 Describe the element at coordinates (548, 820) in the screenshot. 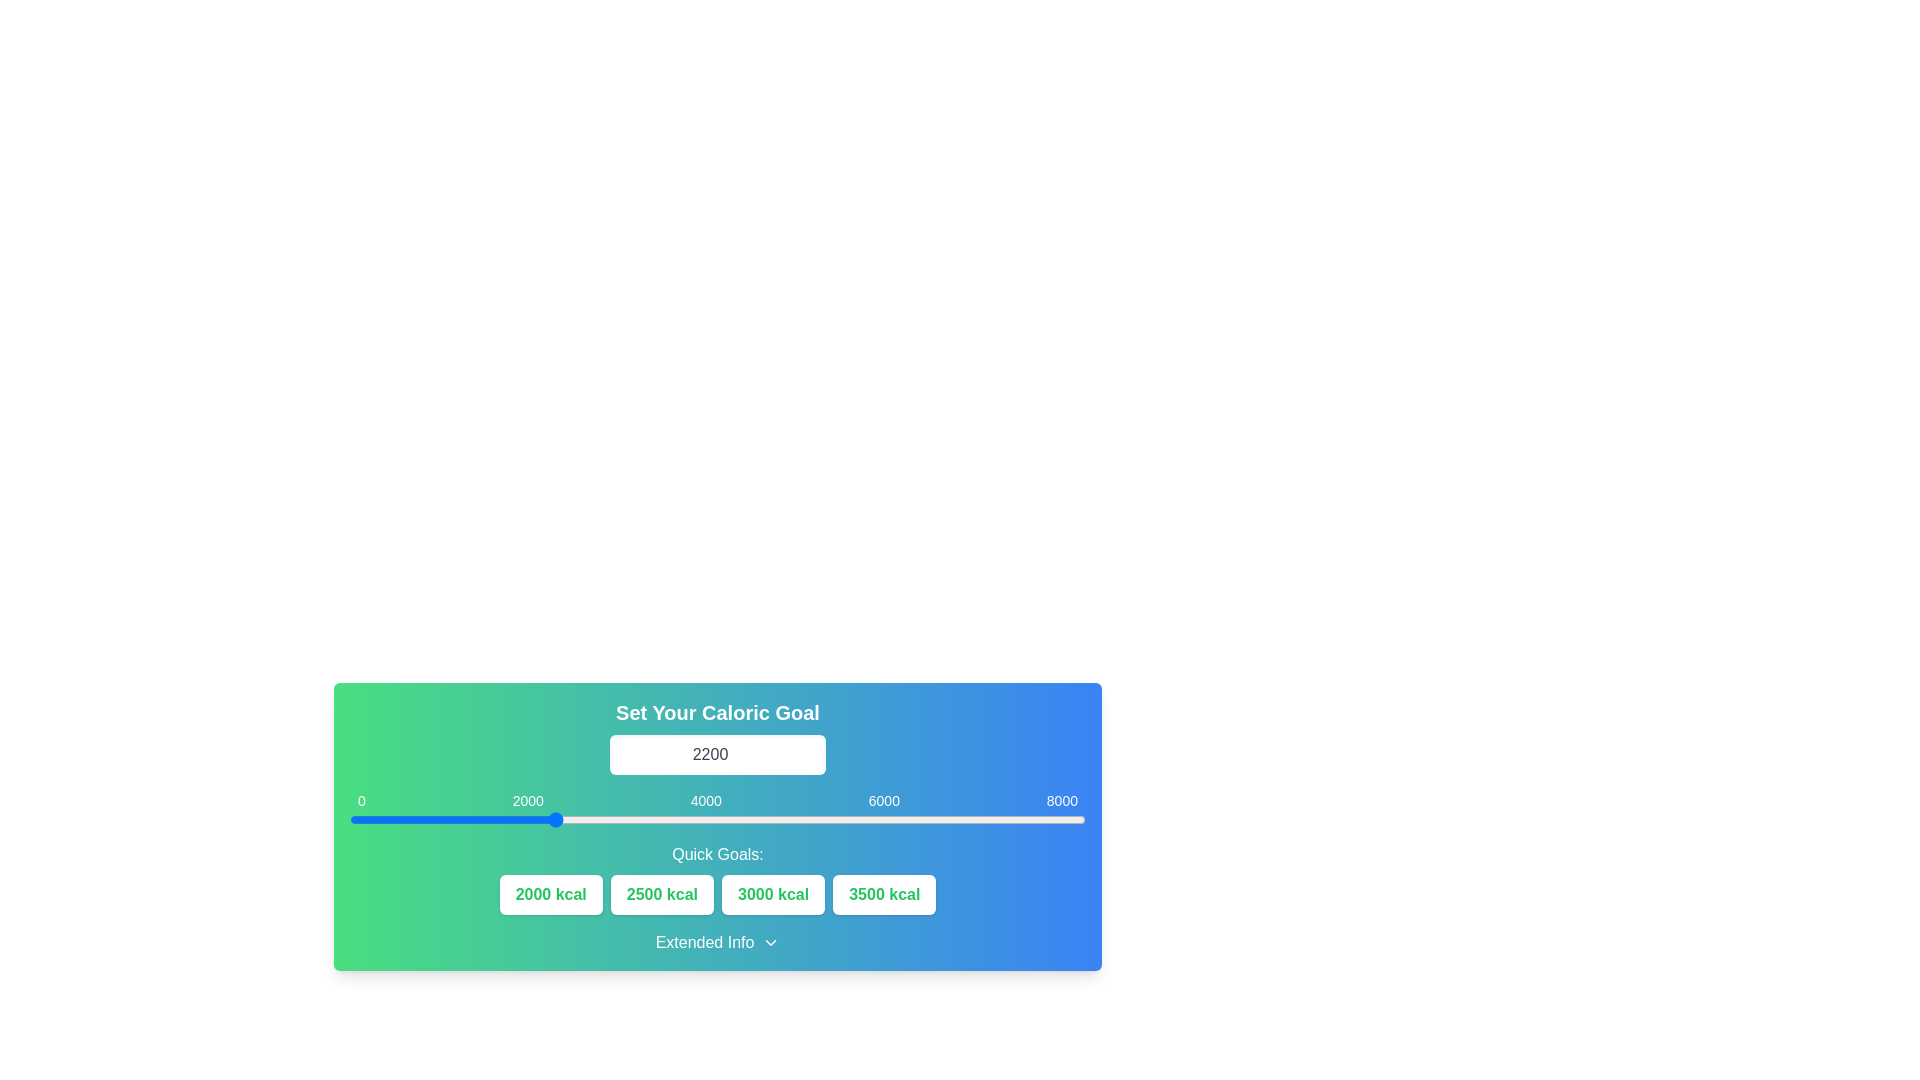

I see `the caloric goal` at that location.